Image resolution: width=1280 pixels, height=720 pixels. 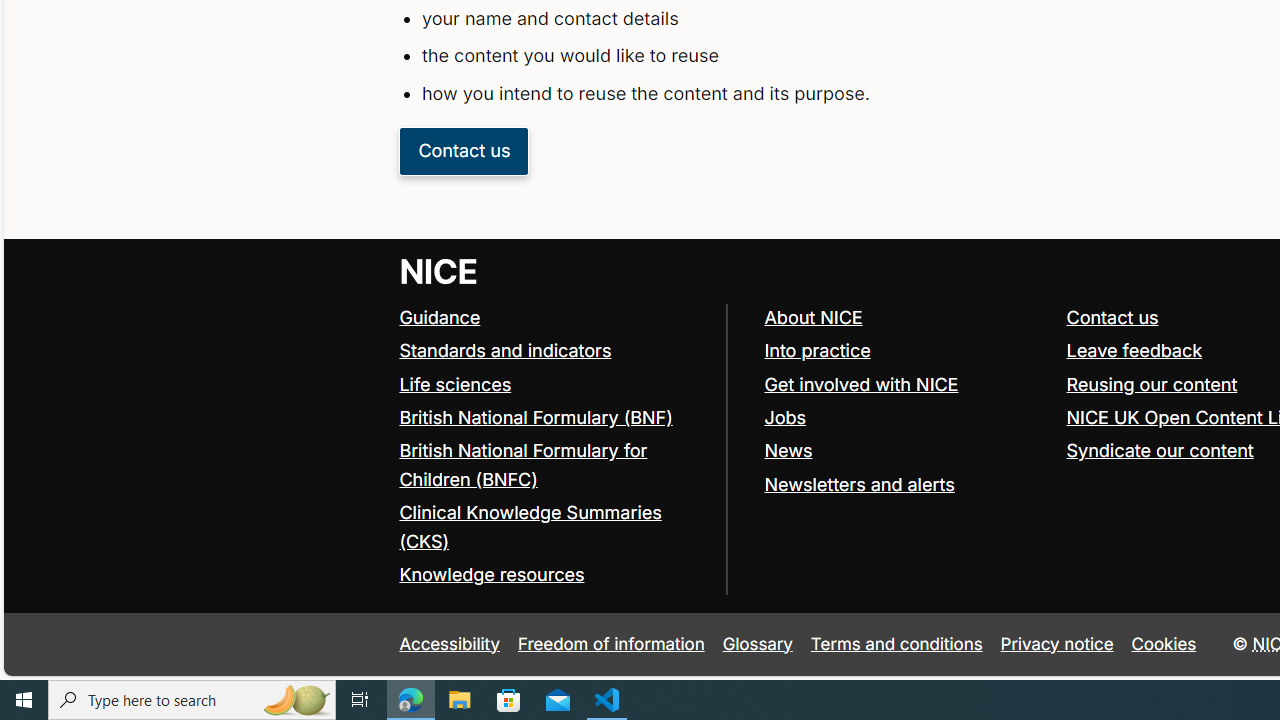 I want to click on 'Glossary', so click(x=756, y=644).